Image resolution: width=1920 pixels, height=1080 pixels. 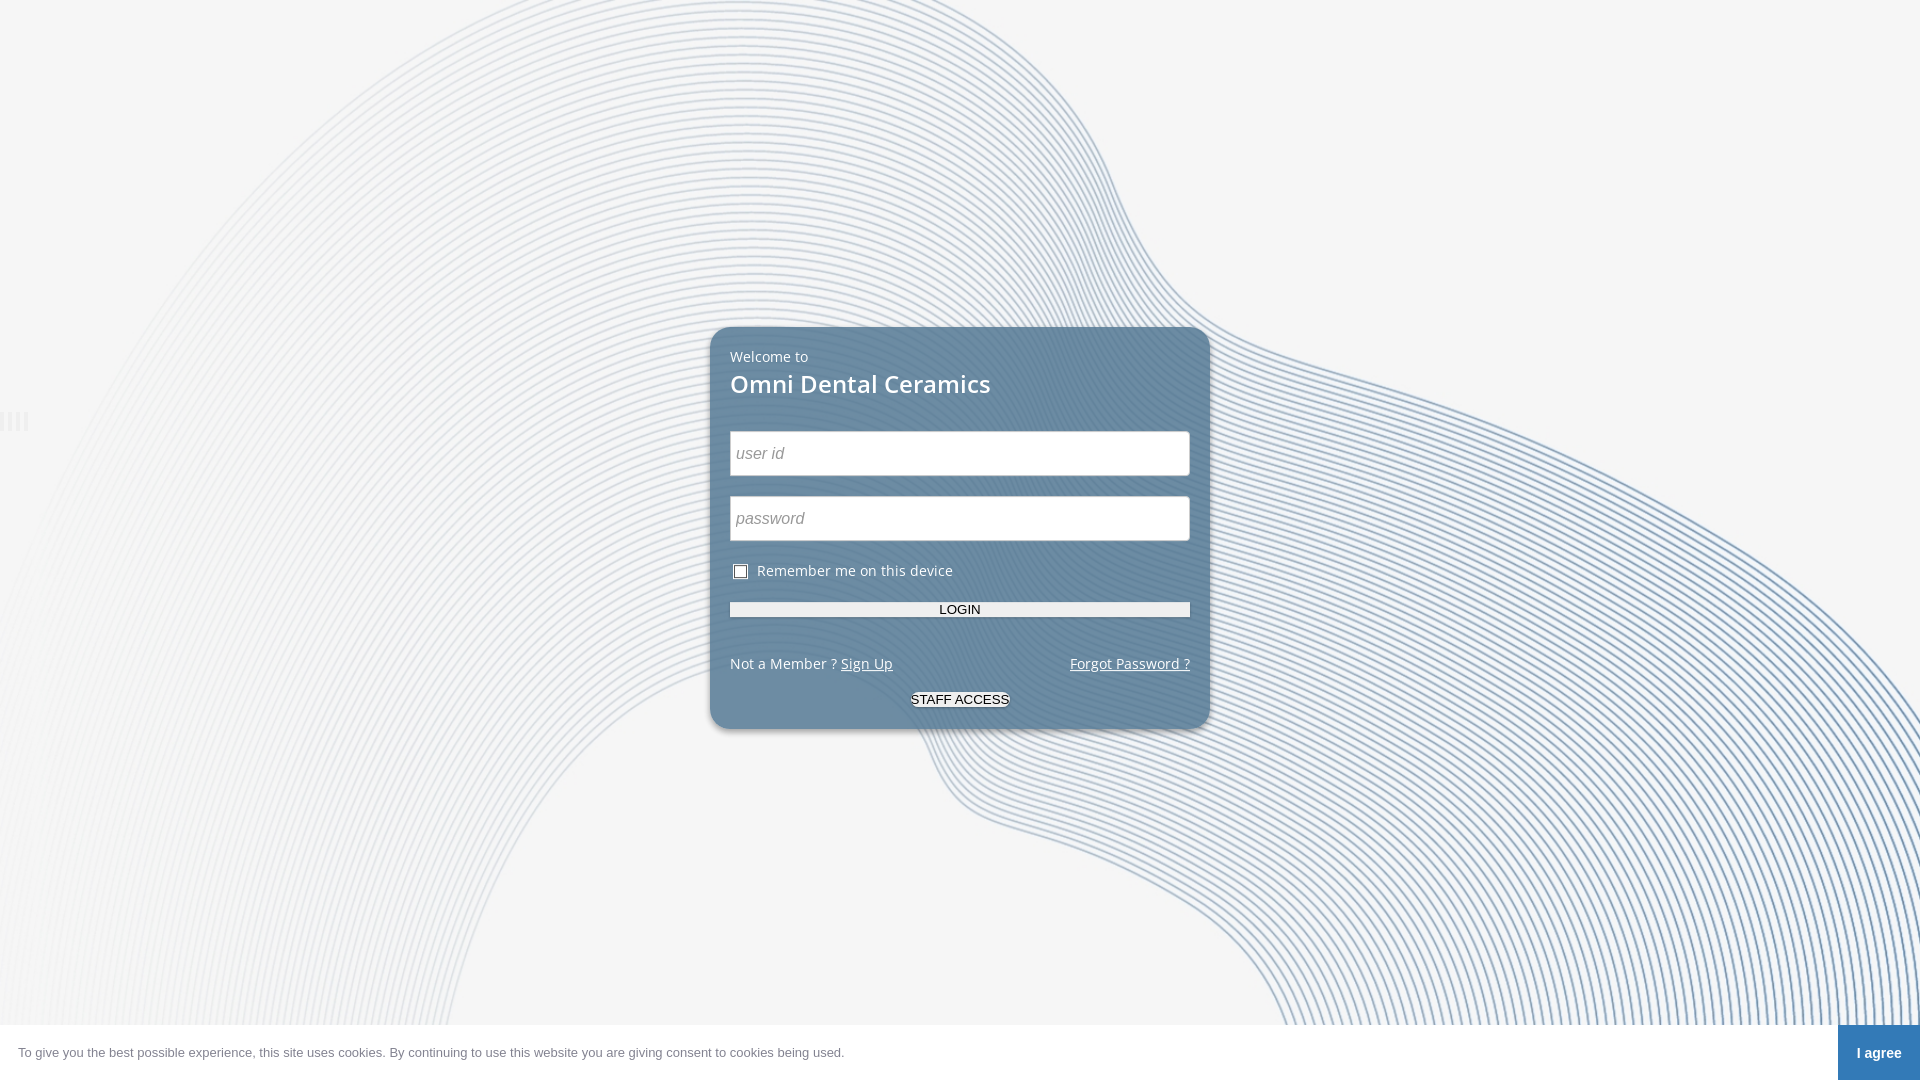 What do you see at coordinates (1129, 663) in the screenshot?
I see `'Forgot Password ?'` at bounding box center [1129, 663].